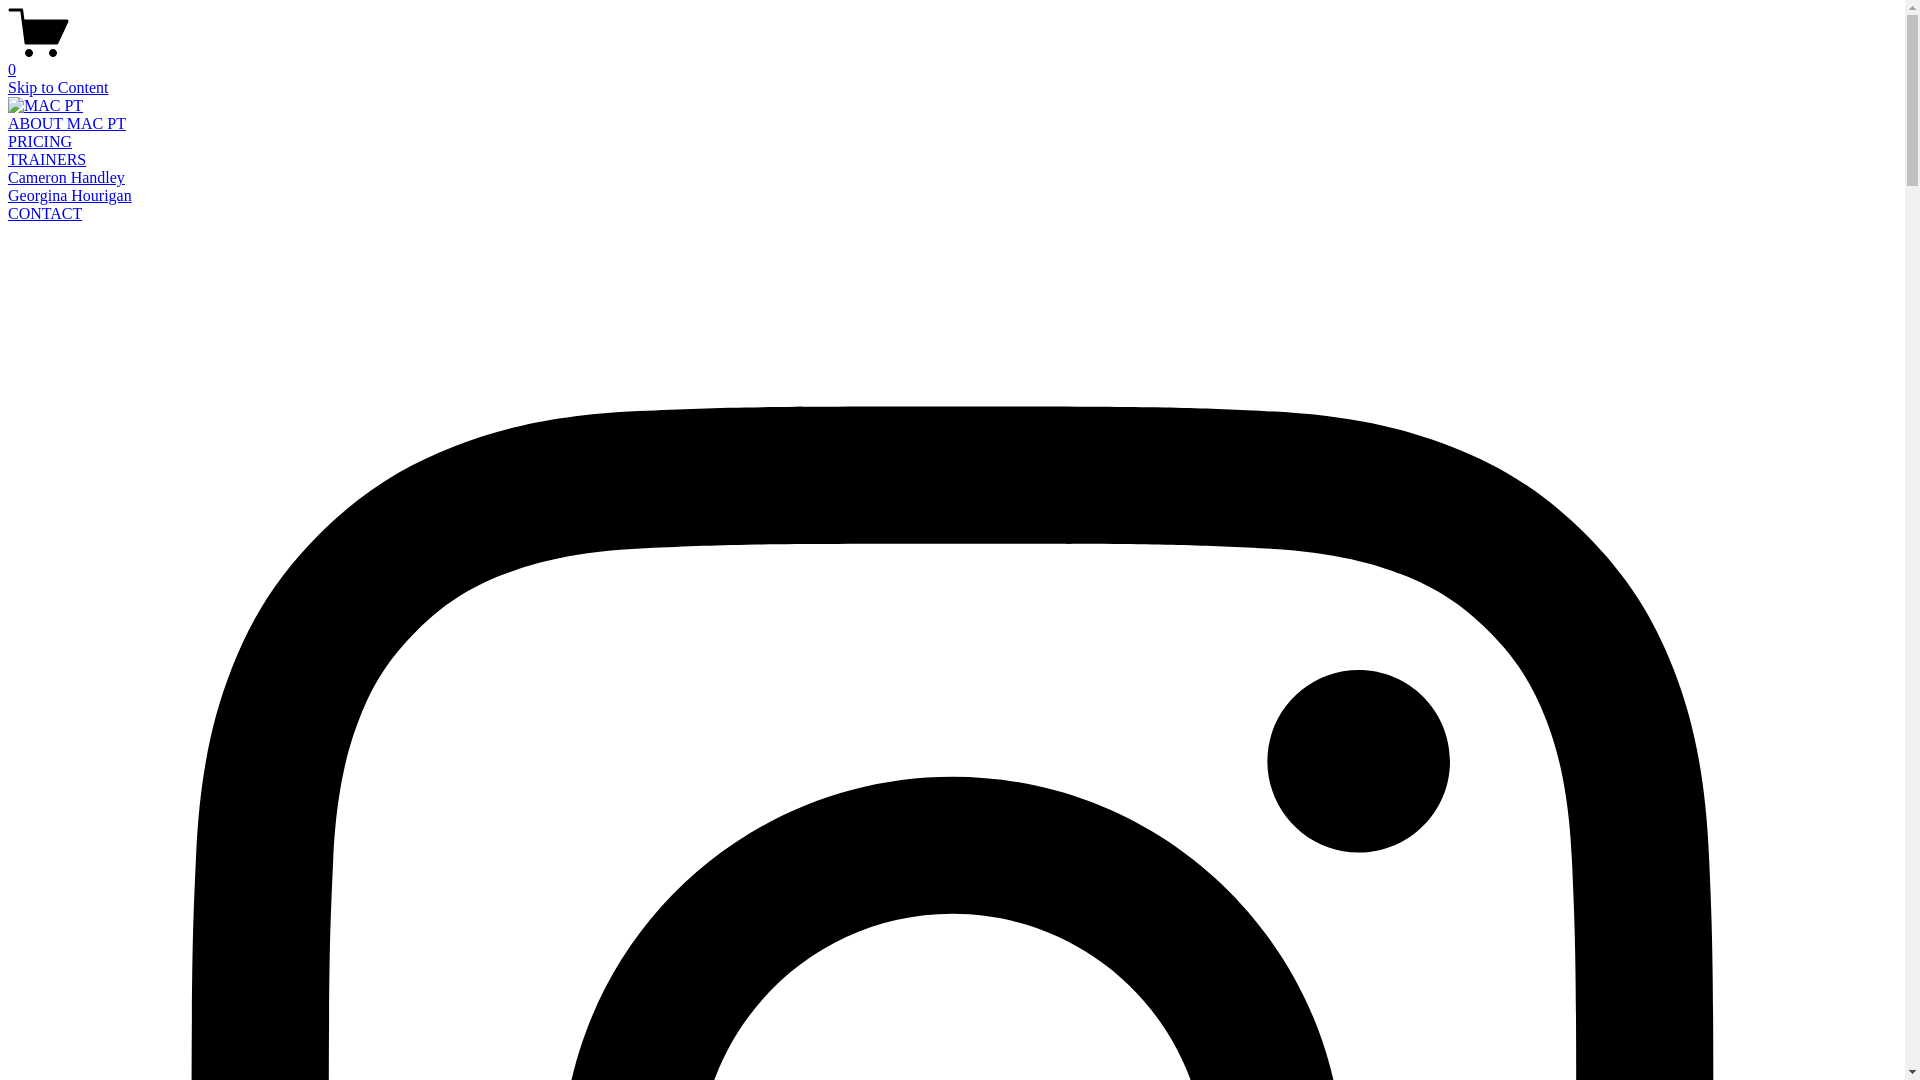 The height and width of the screenshot is (1080, 1920). Describe the element at coordinates (8, 195) in the screenshot. I see `'Georgina Hourigan'` at that location.